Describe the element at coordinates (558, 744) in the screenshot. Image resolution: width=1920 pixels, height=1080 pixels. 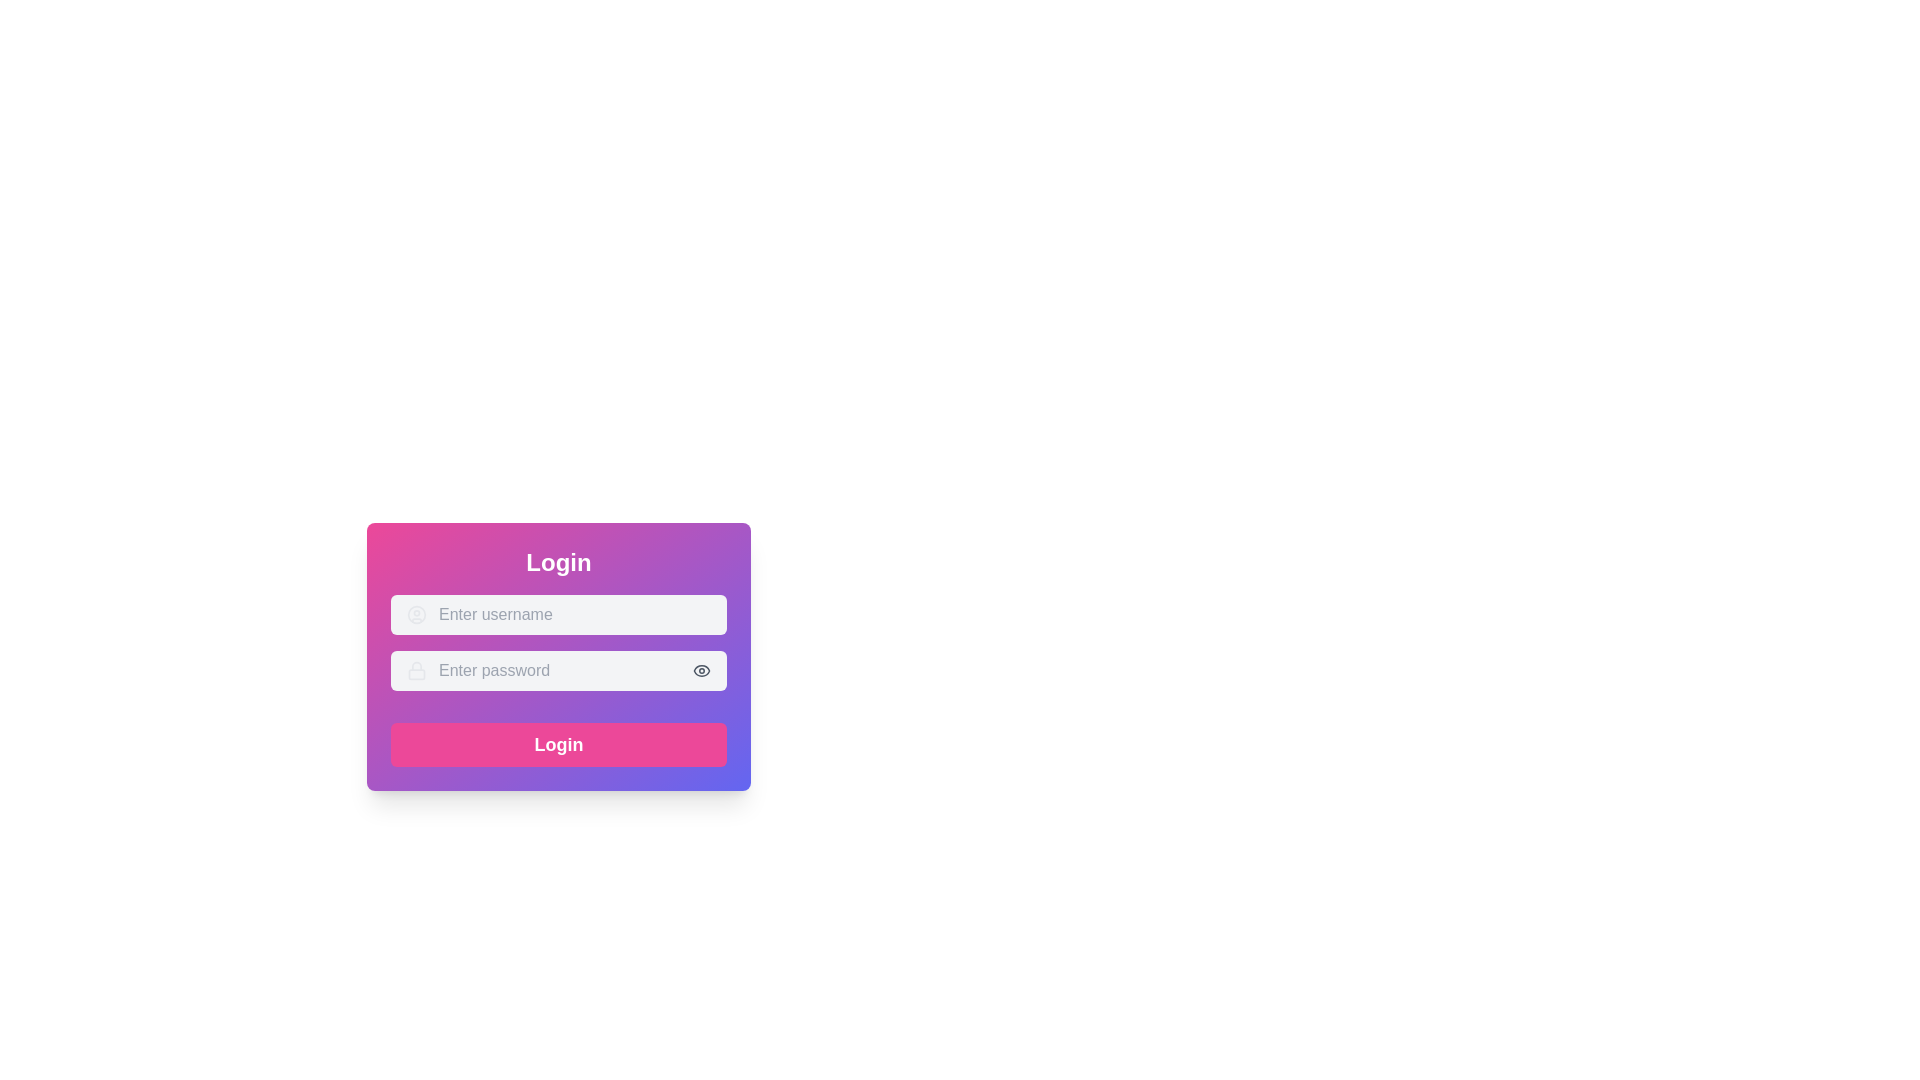
I see `the submit button located at the bottom of the login form` at that location.